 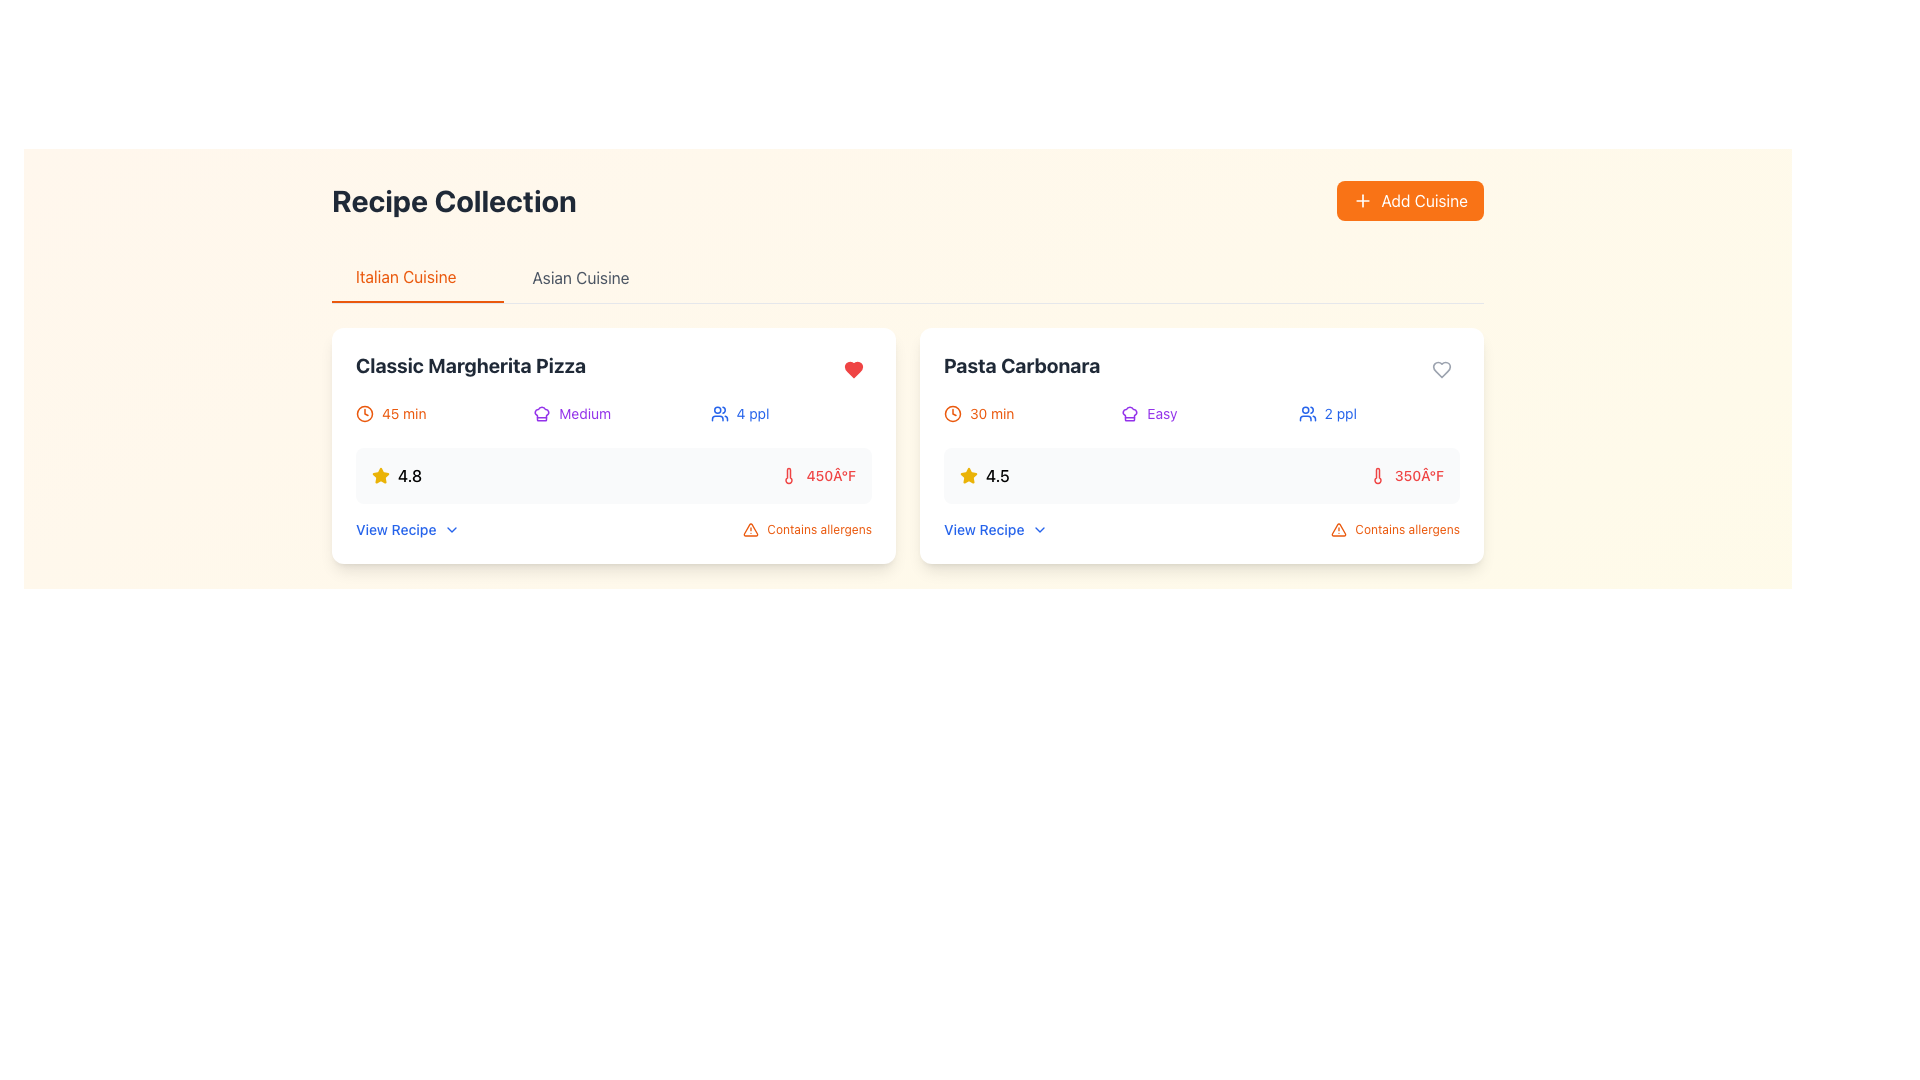 What do you see at coordinates (1423, 200) in the screenshot?
I see `the 'Add Cuisine' text label within the orange button located towards the top-right of the interface` at bounding box center [1423, 200].